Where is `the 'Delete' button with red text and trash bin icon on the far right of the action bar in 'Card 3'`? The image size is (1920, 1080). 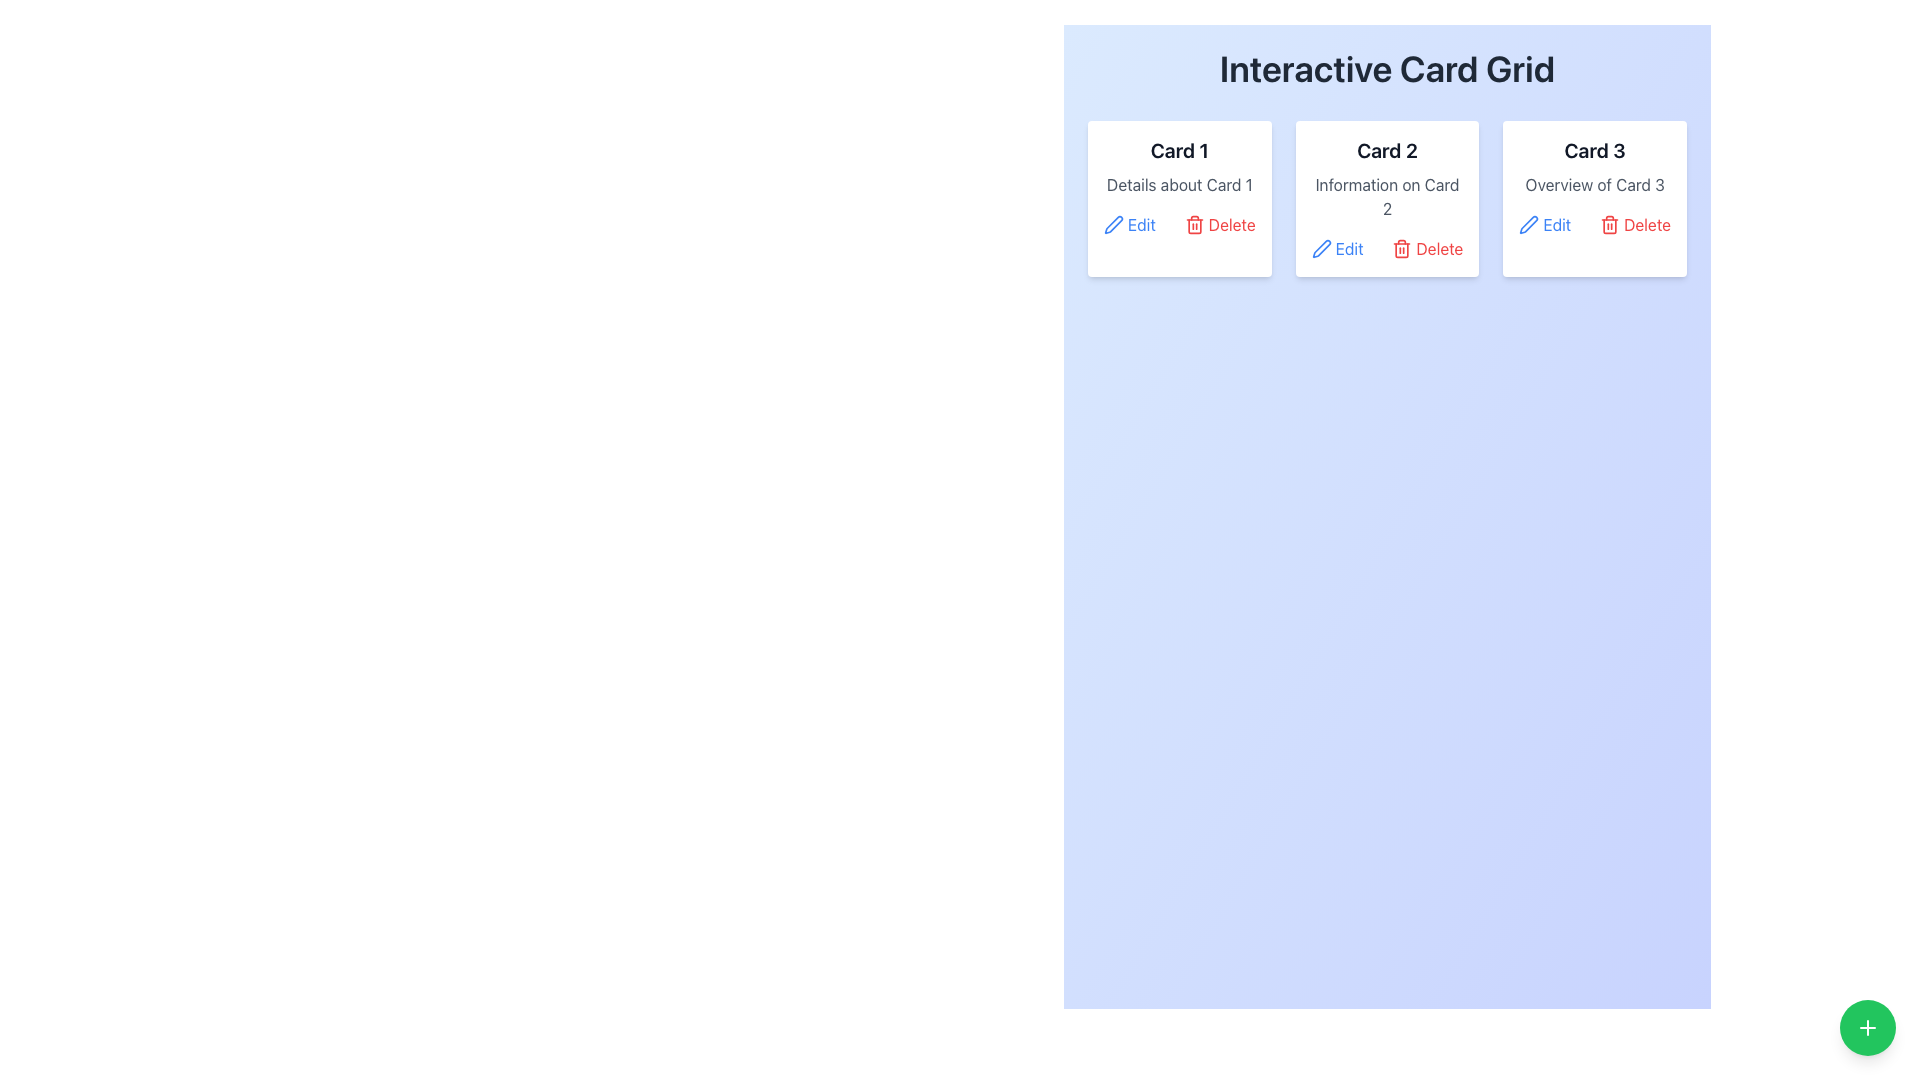
the 'Delete' button with red text and trash bin icon on the far right of the action bar in 'Card 3' is located at coordinates (1635, 224).